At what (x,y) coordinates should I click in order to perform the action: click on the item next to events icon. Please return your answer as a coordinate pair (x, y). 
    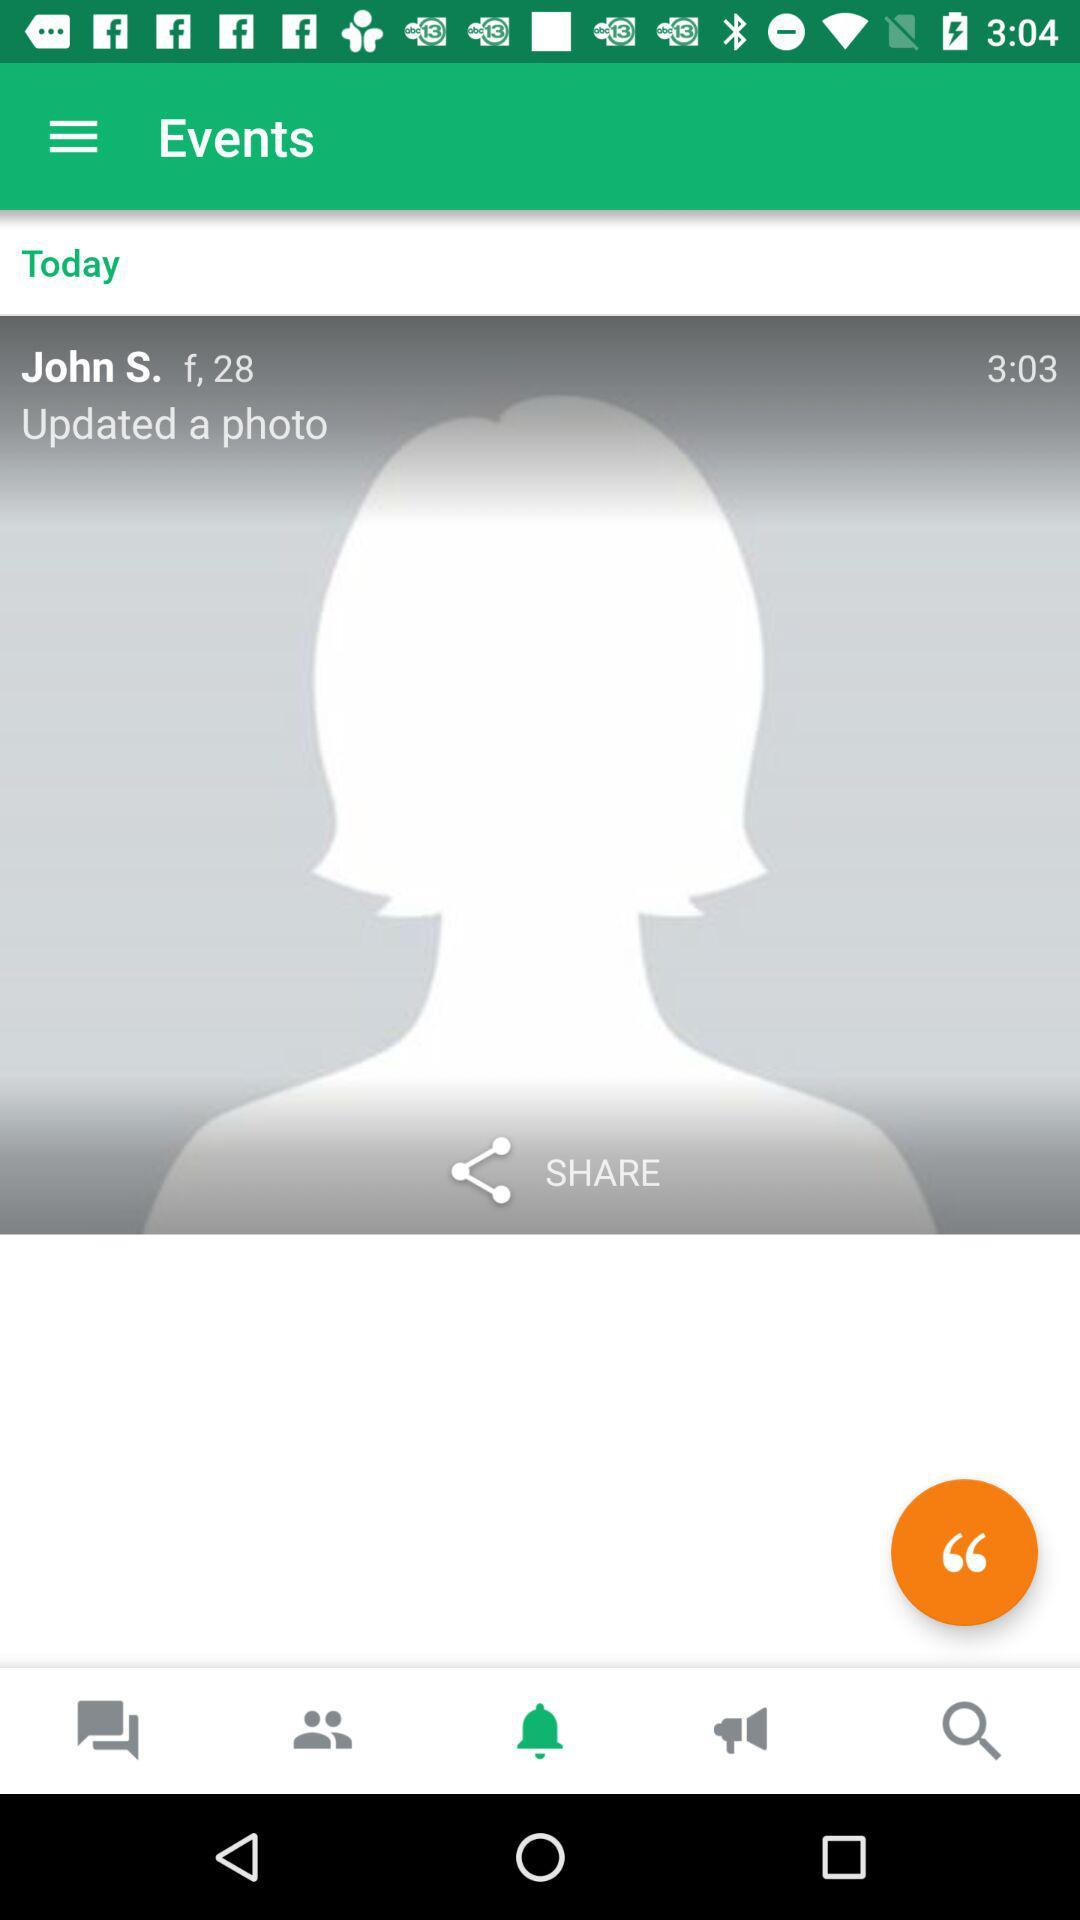
    Looking at the image, I should click on (72, 135).